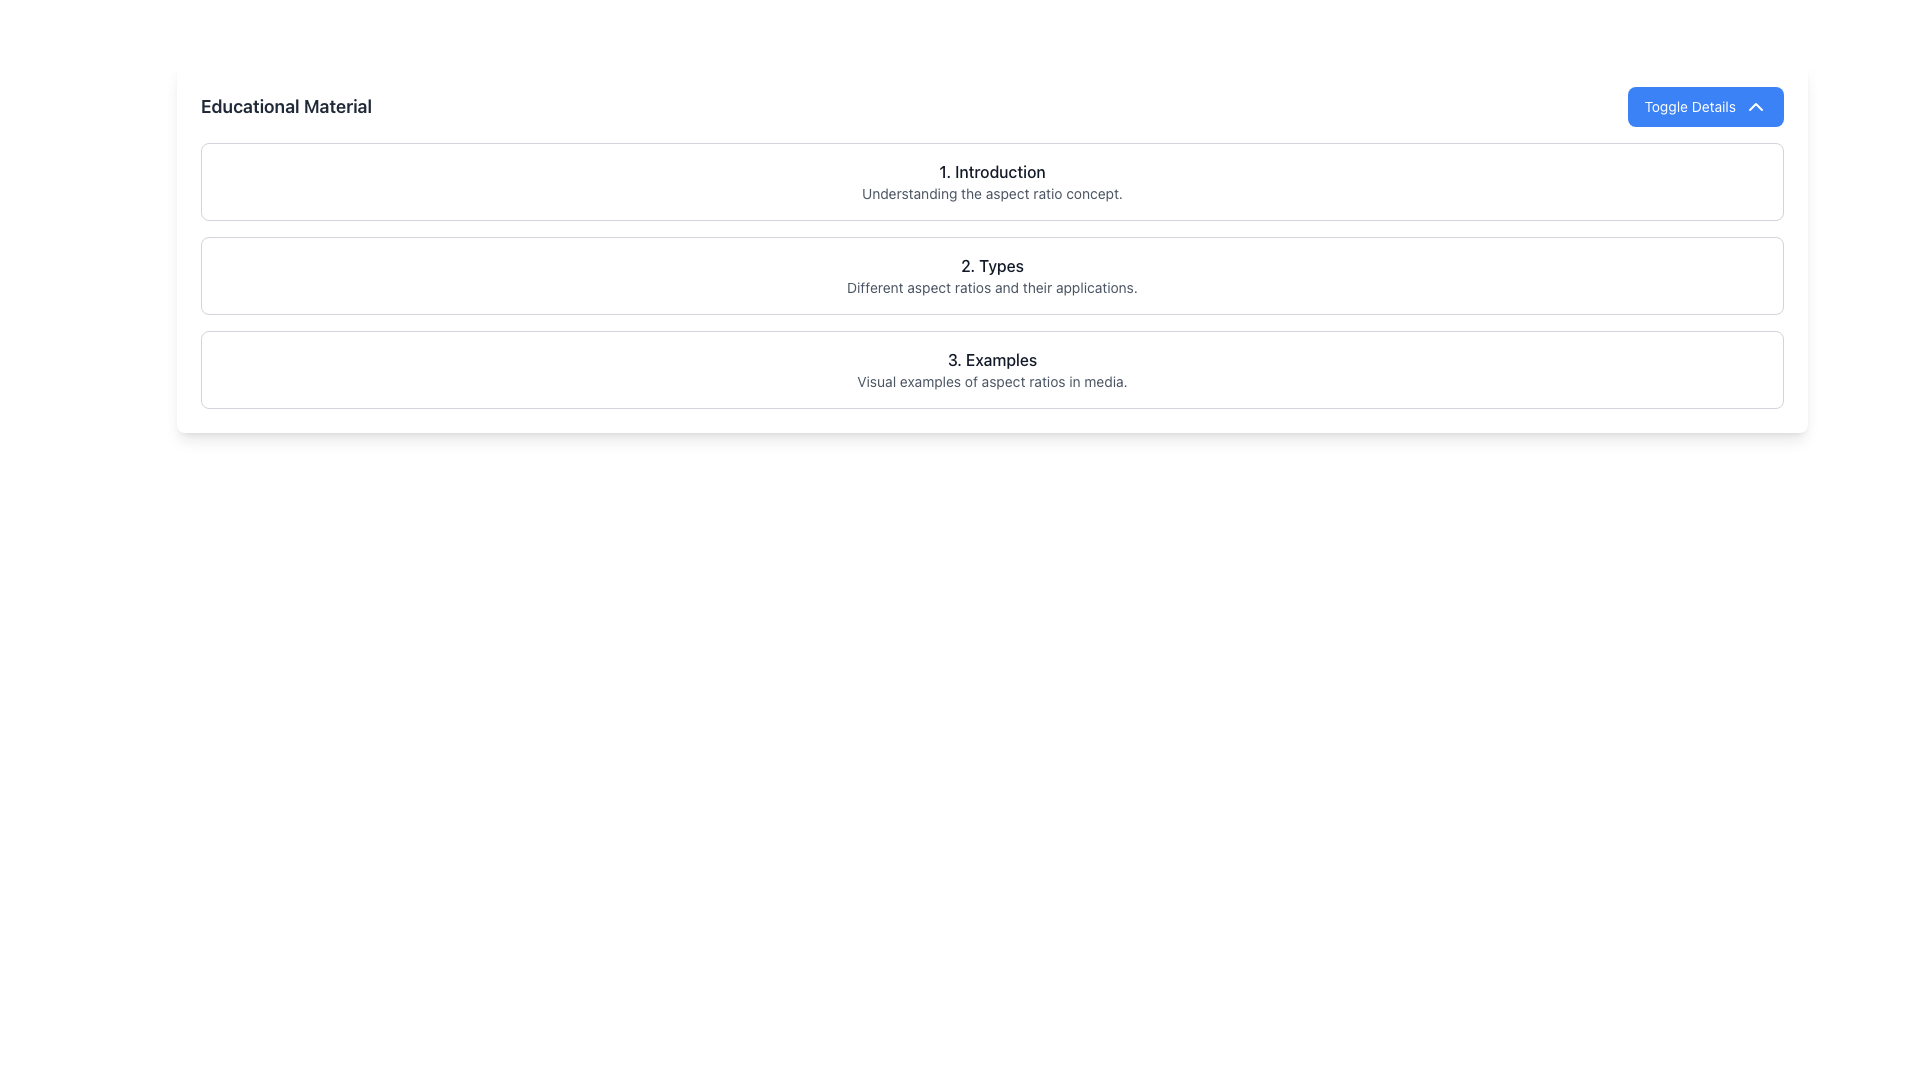  Describe the element at coordinates (992, 370) in the screenshot. I see `the third selectable list item that contains the text '3. Examples,' and 'Visual examples of aspect ratios in media.'` at that location.